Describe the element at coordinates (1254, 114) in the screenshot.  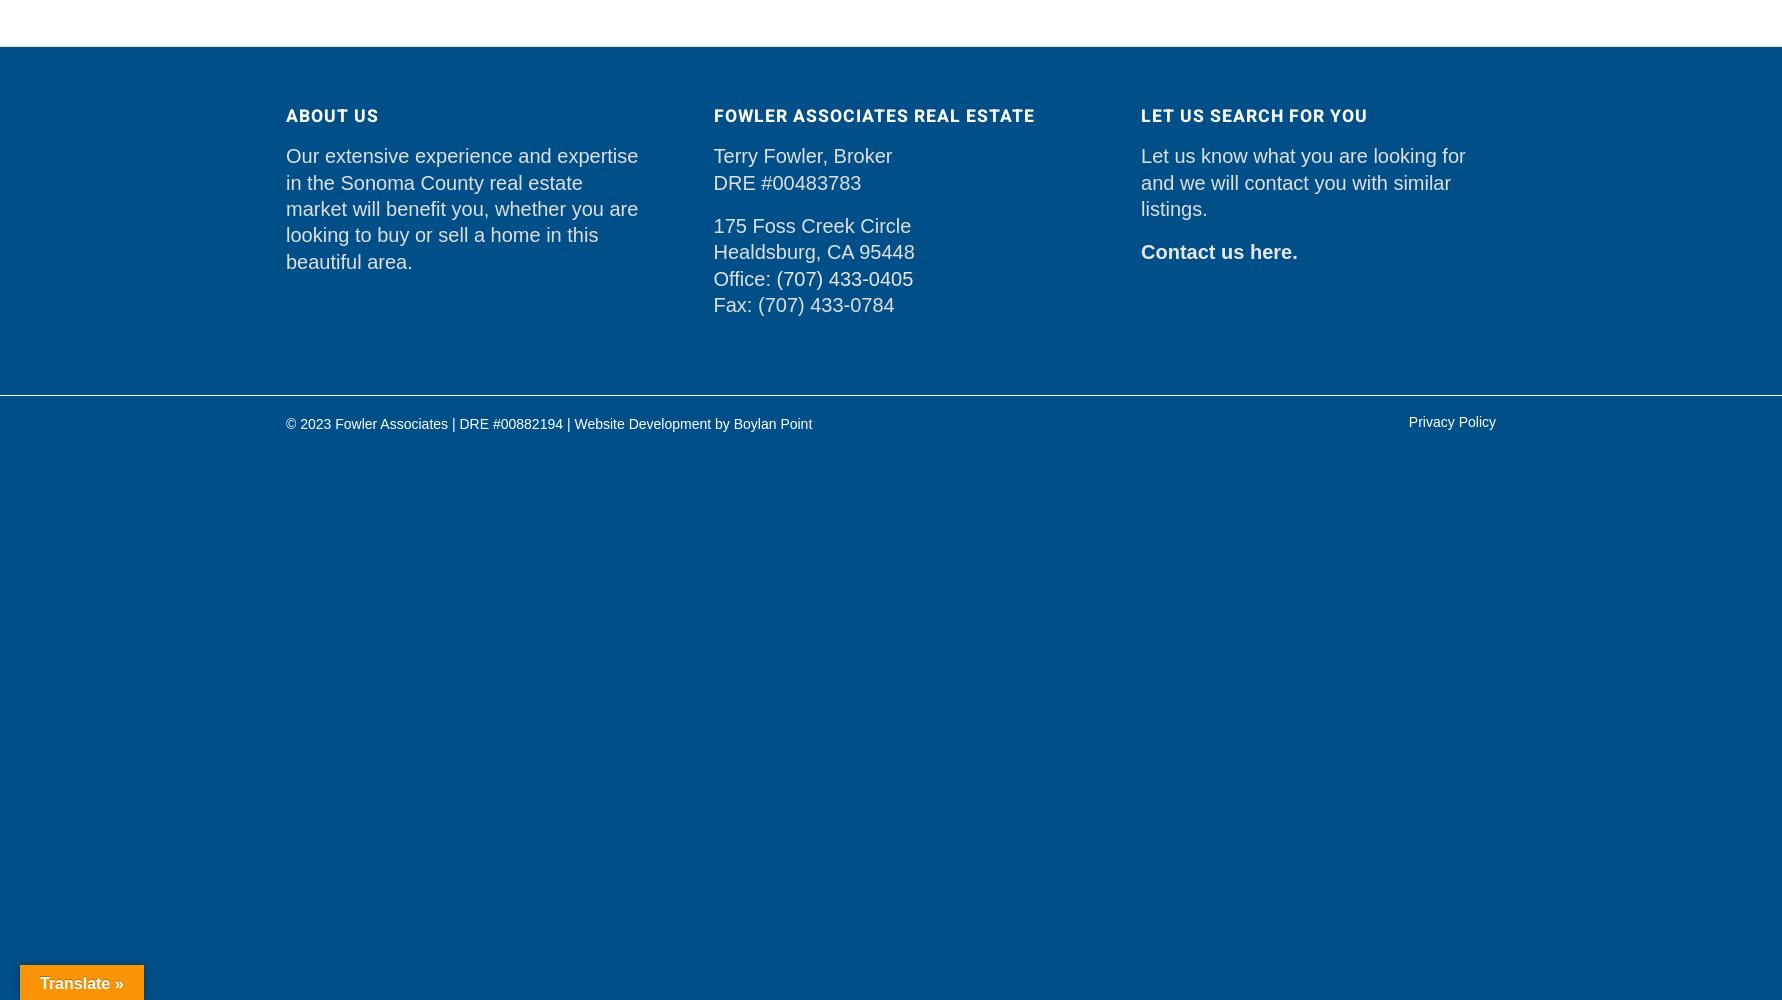
I see `'Let Us Search For You'` at that location.